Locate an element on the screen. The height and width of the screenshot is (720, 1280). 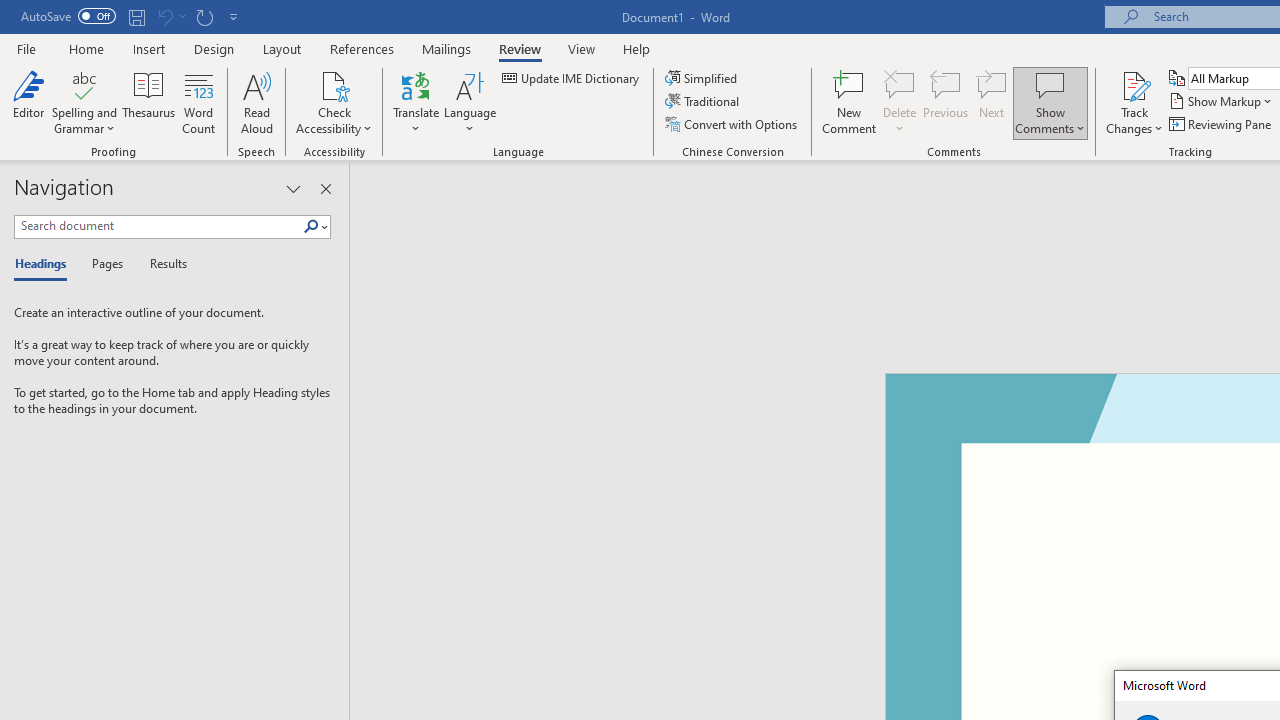
'Read Aloud' is located at coordinates (255, 103).